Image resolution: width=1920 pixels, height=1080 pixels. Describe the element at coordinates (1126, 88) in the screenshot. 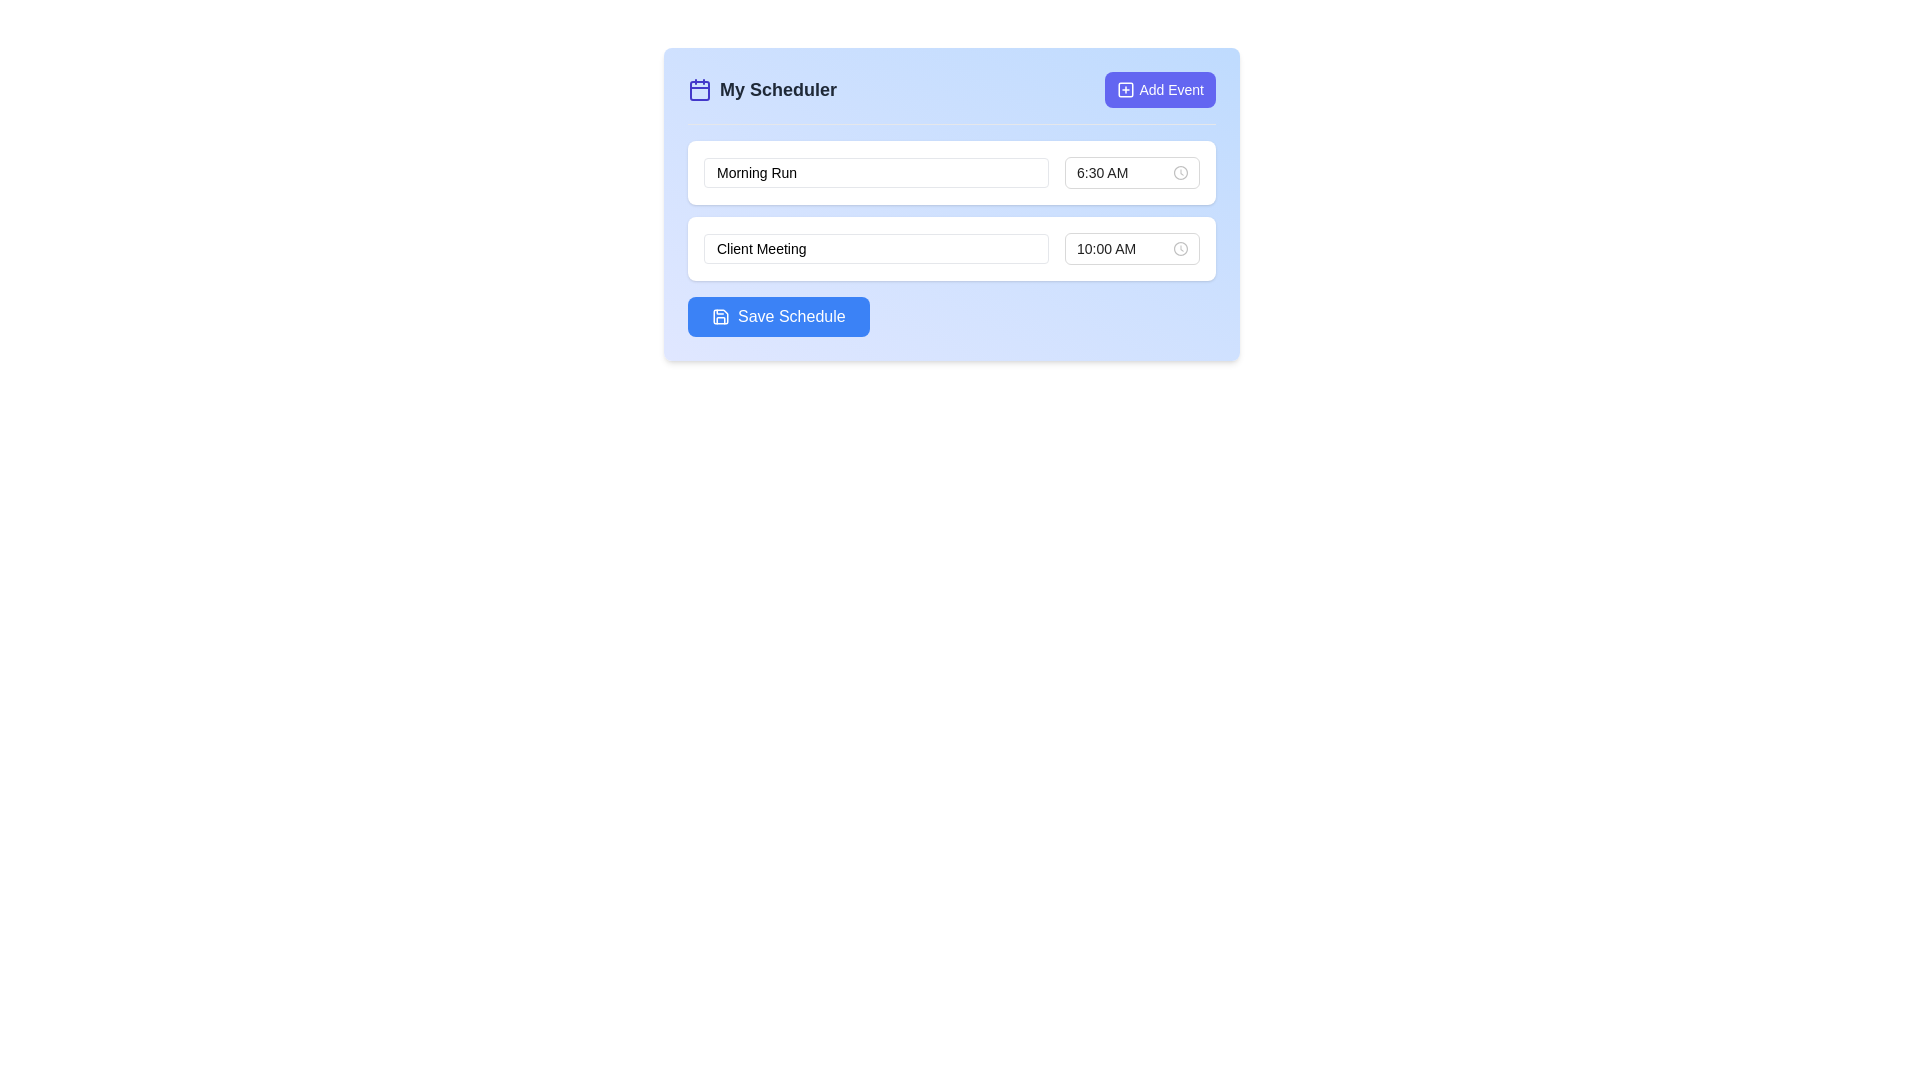

I see `the add event icon located in the top-right corner of the card, which is the leftmost component of the 'Add Event' button` at that location.